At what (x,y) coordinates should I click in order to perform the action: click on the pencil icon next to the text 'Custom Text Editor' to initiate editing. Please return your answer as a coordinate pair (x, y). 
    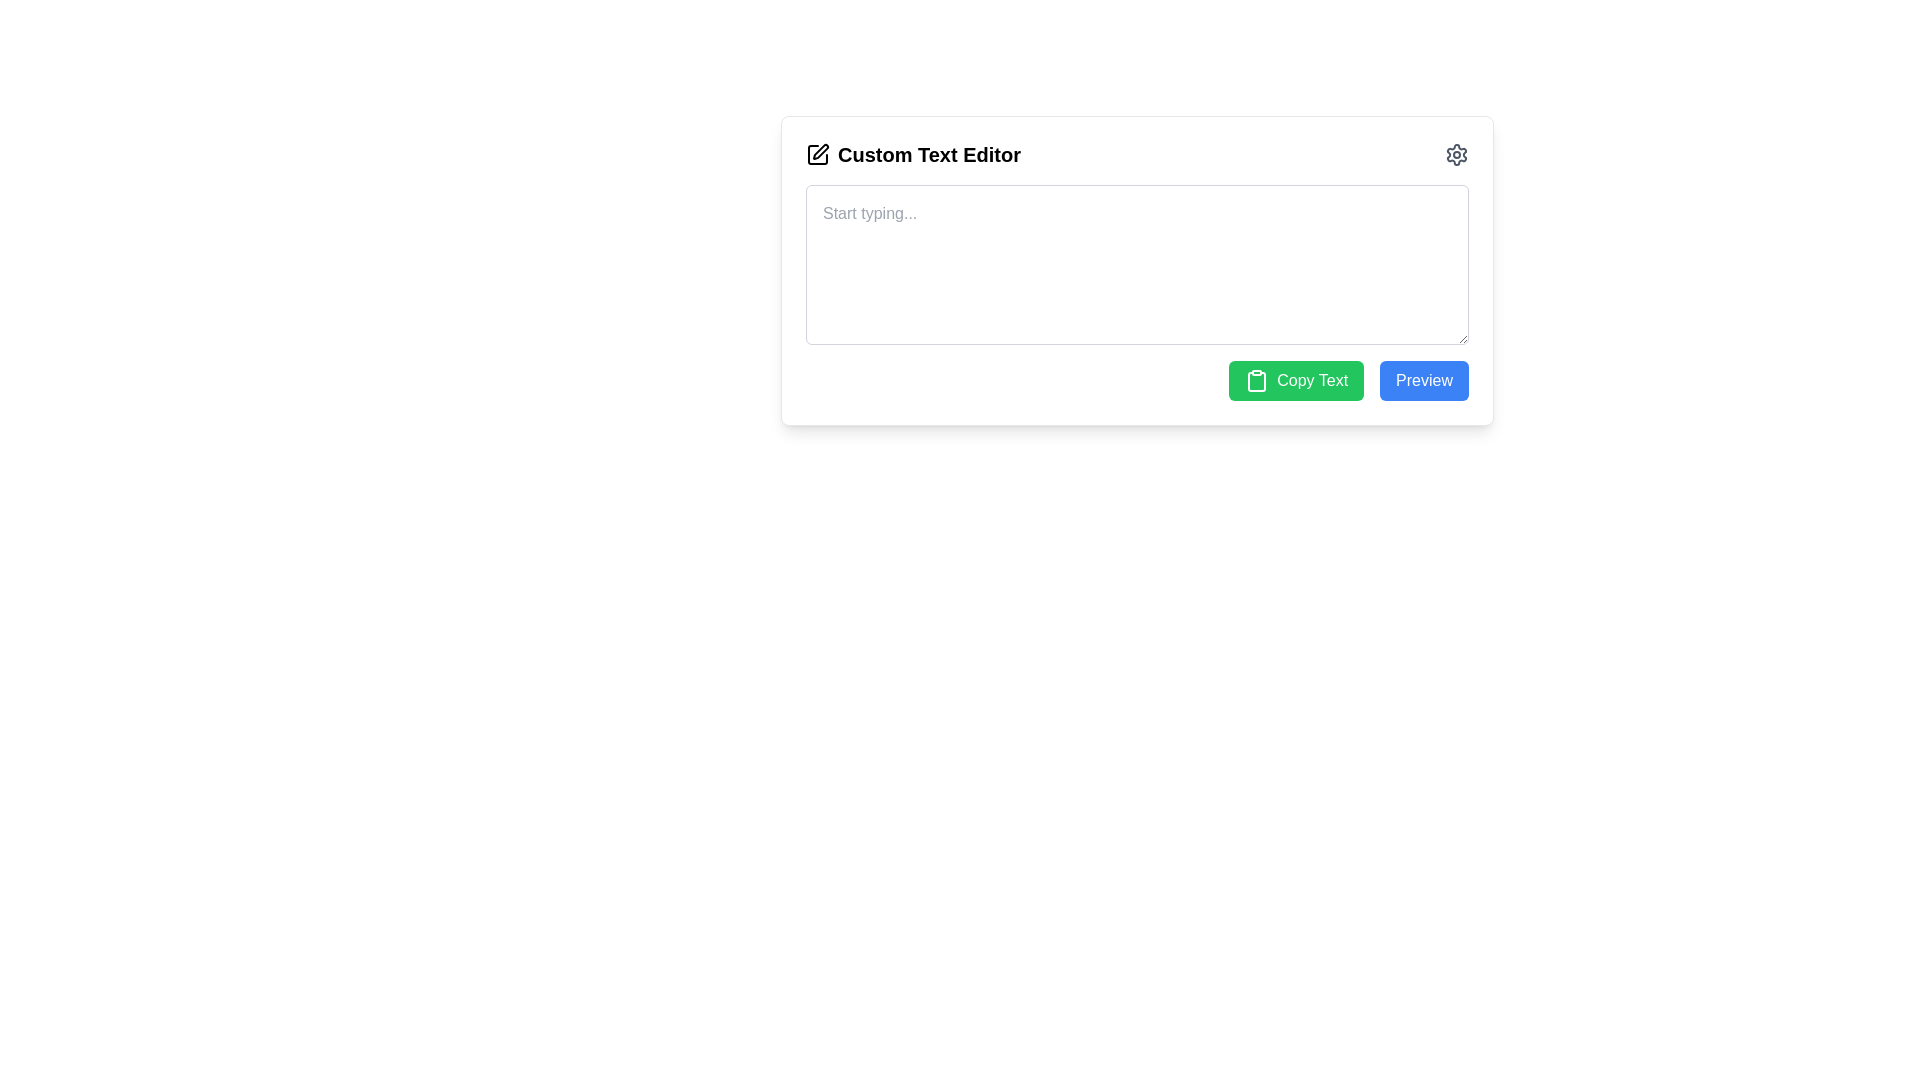
    Looking at the image, I should click on (817, 153).